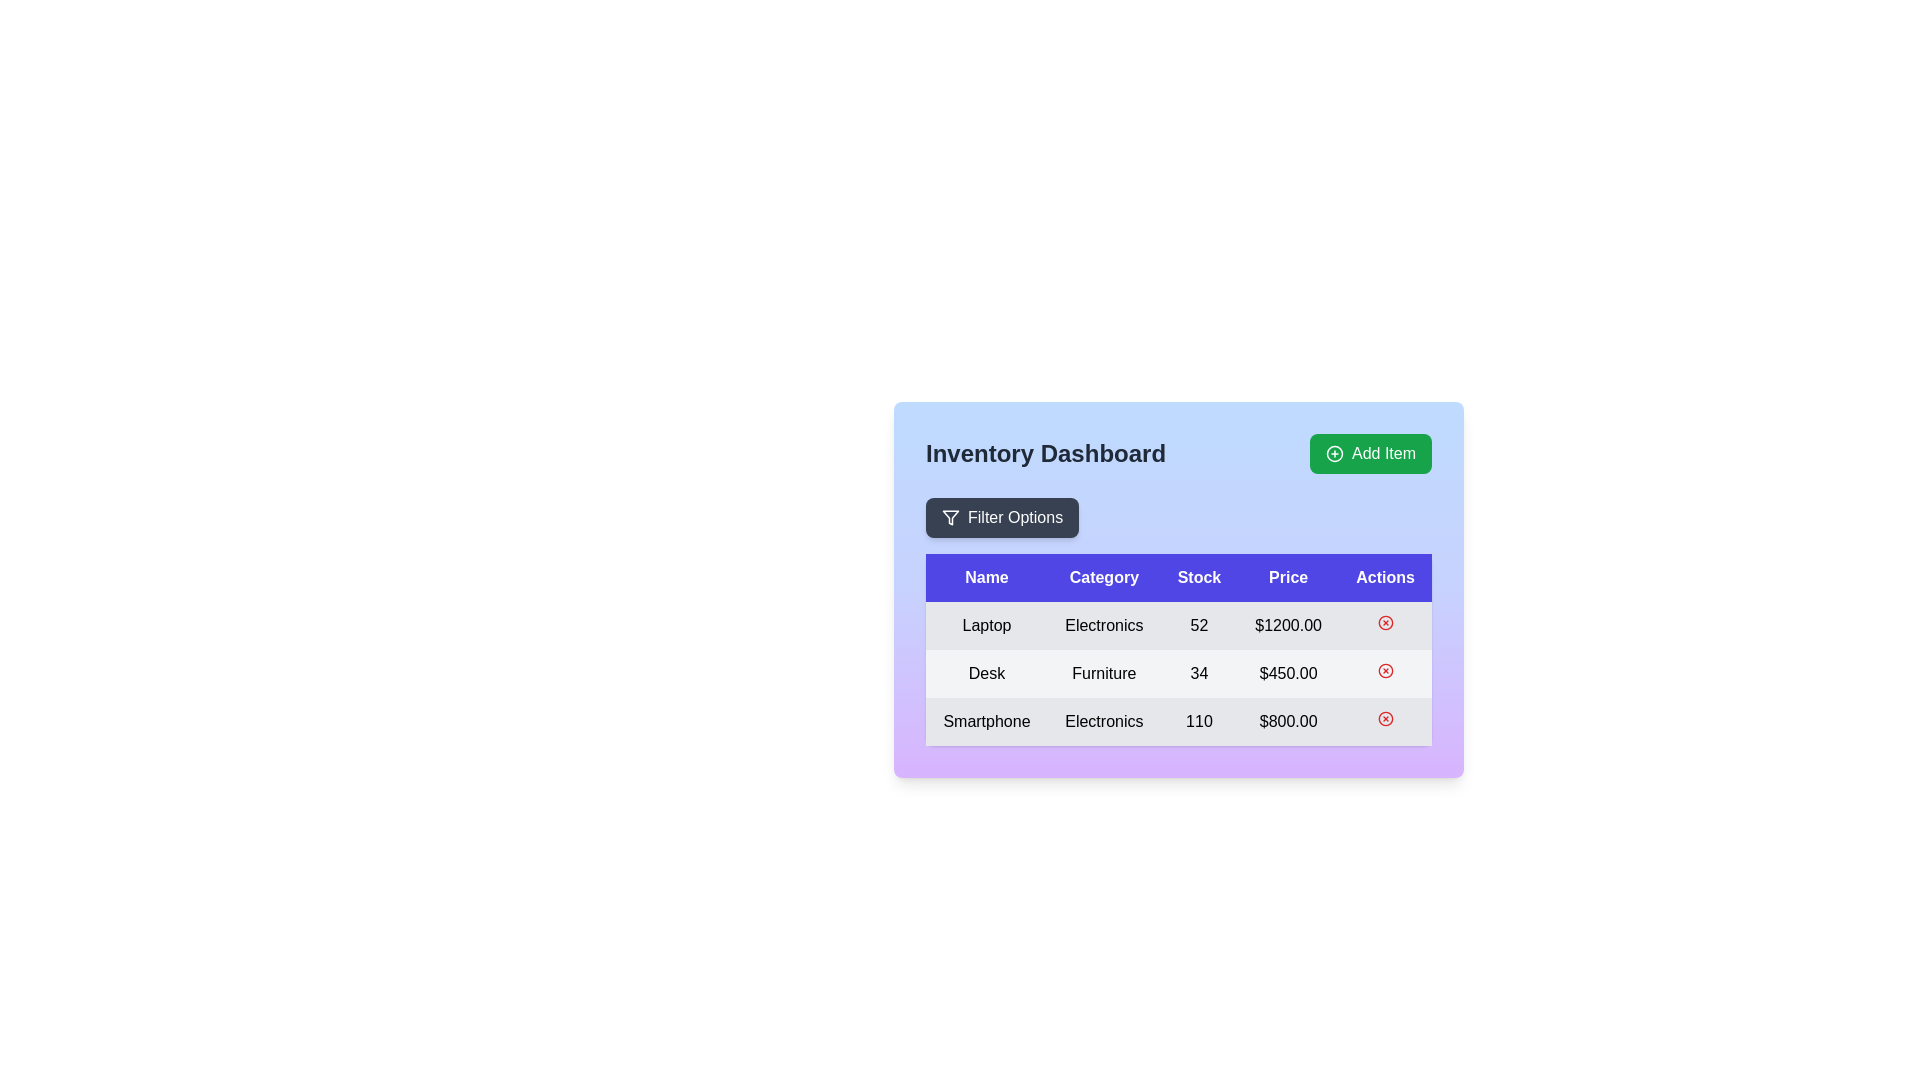 Image resolution: width=1920 pixels, height=1080 pixels. I want to click on the inventory table row displaying 'Desk' in order, so click(1179, 674).